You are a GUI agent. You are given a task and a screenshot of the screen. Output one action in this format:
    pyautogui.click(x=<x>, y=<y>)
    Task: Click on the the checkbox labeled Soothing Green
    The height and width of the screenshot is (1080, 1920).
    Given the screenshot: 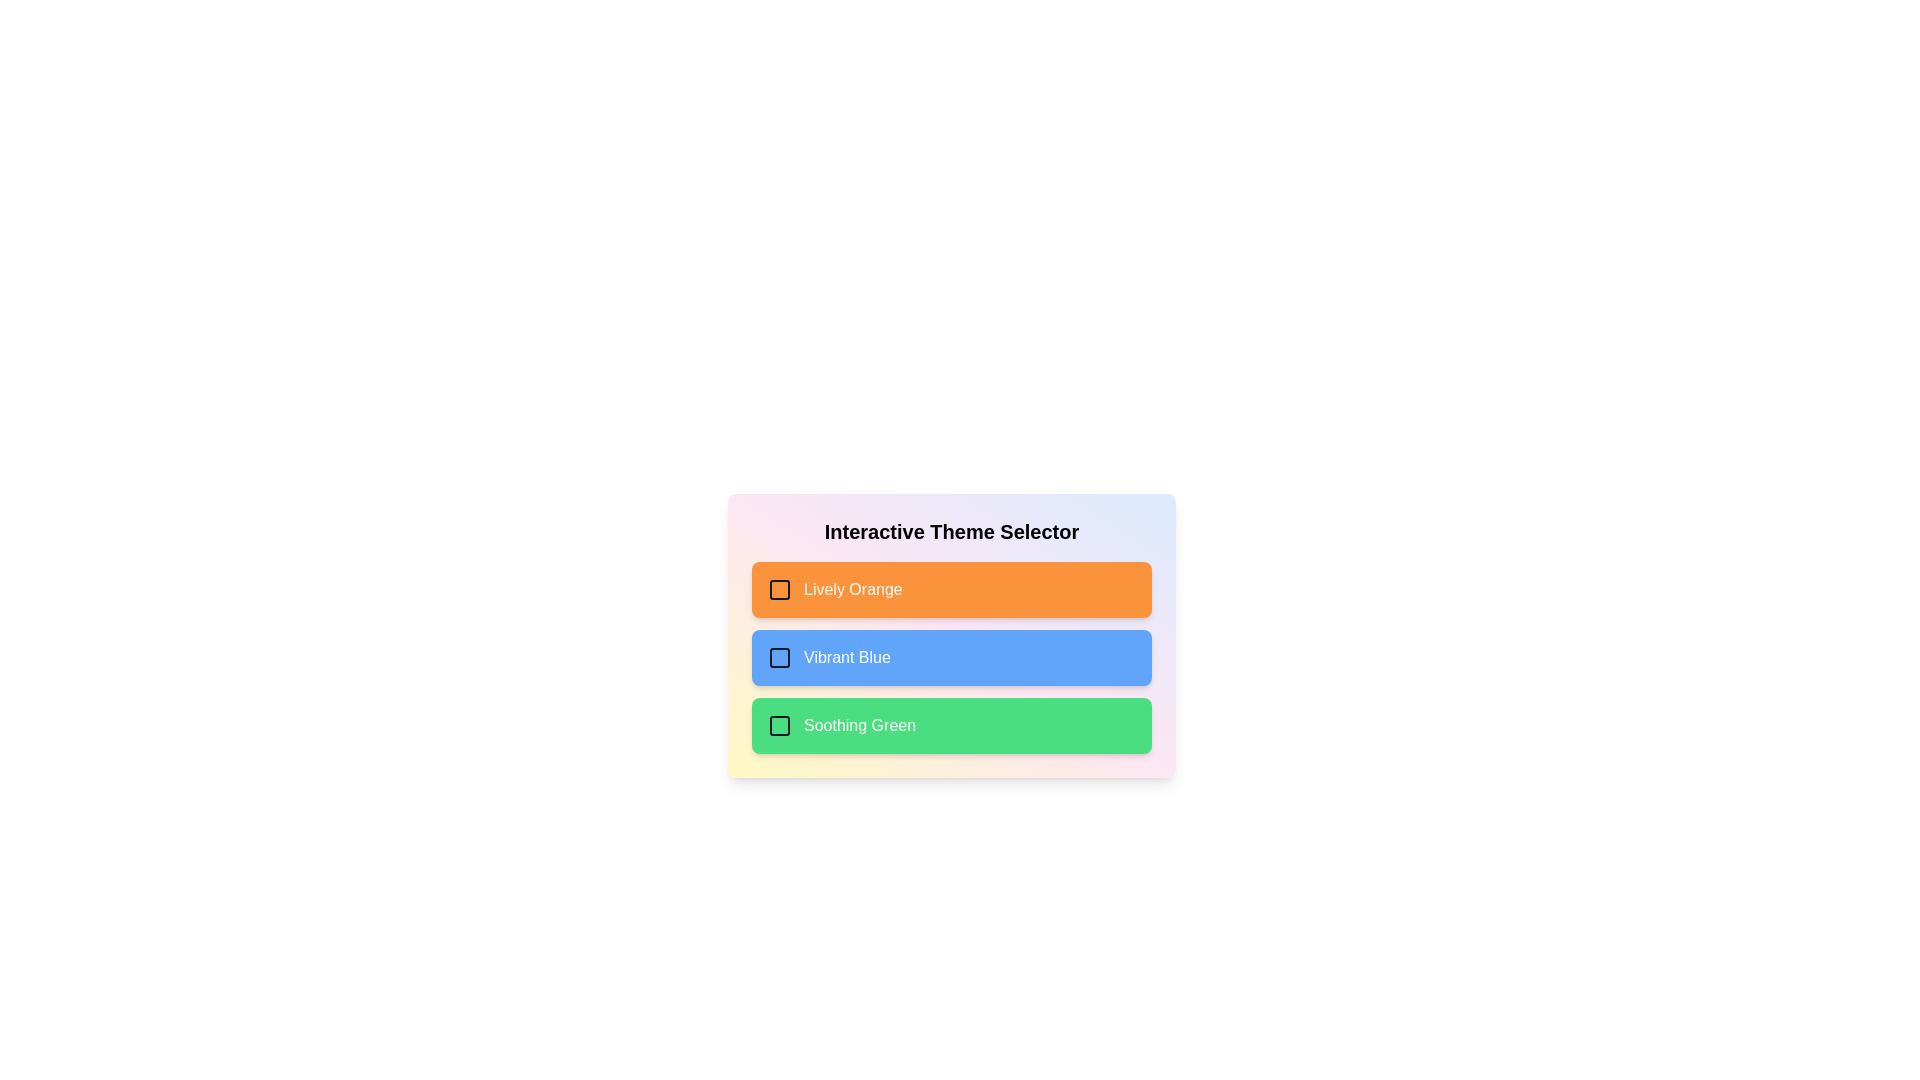 What is the action you would take?
    pyautogui.click(x=778, y=725)
    